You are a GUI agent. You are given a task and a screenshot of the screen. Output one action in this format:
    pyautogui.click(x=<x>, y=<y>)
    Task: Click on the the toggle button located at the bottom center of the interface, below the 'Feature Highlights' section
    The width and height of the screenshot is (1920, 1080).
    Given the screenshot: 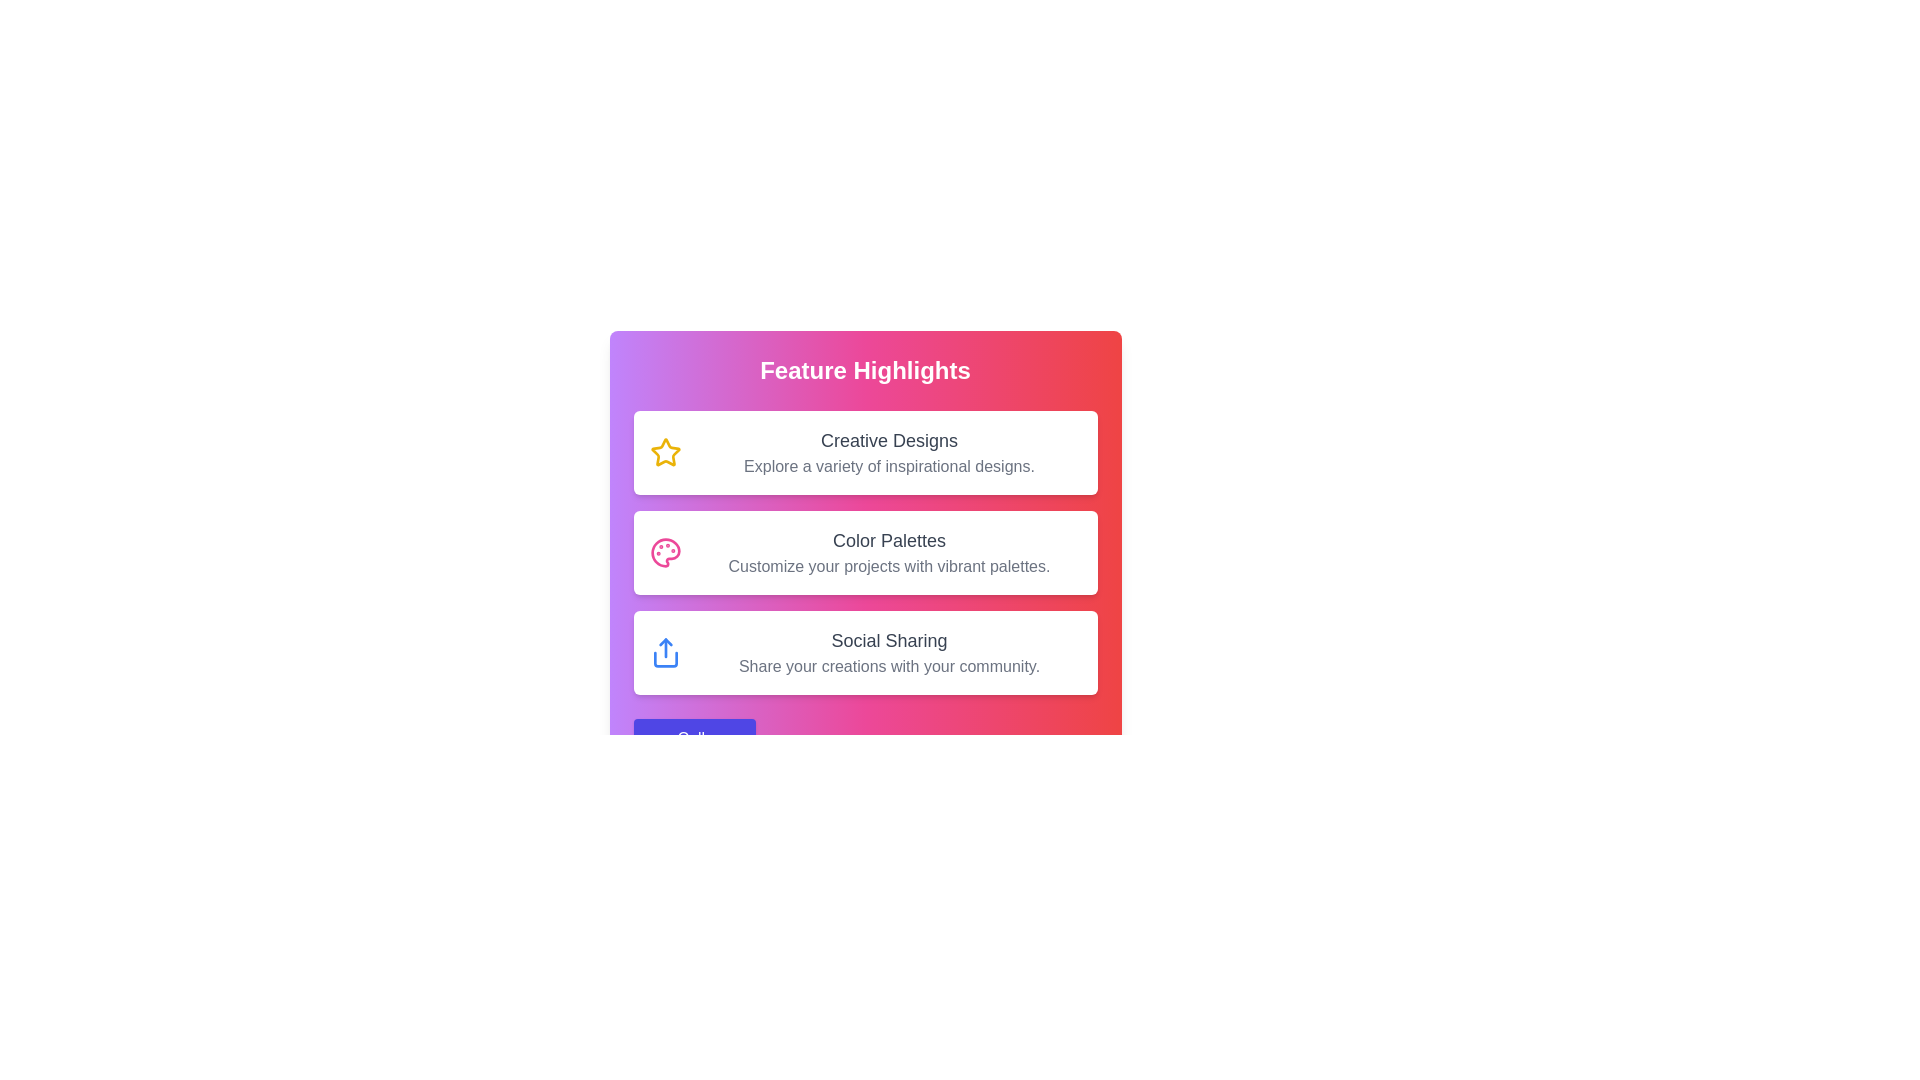 What is the action you would take?
    pyautogui.click(x=694, y=739)
    